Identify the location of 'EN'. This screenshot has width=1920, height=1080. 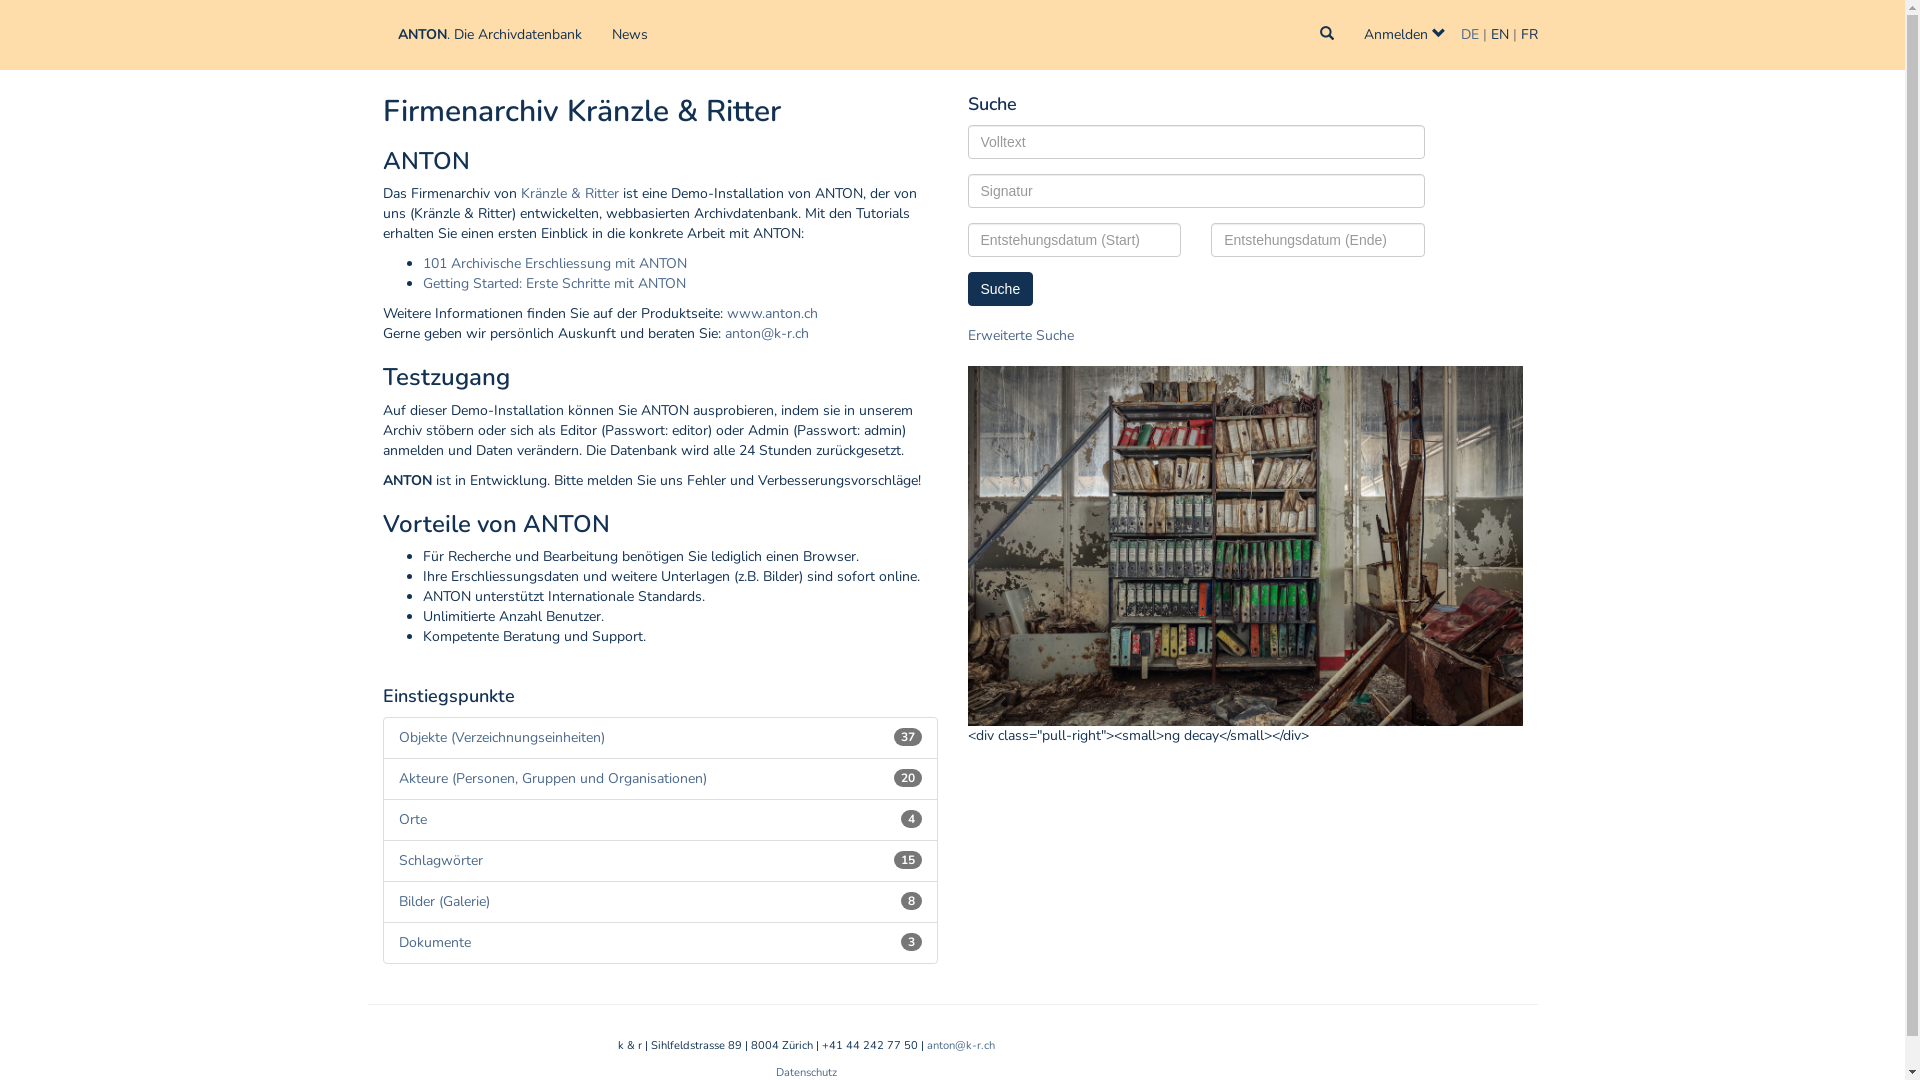
(1498, 34).